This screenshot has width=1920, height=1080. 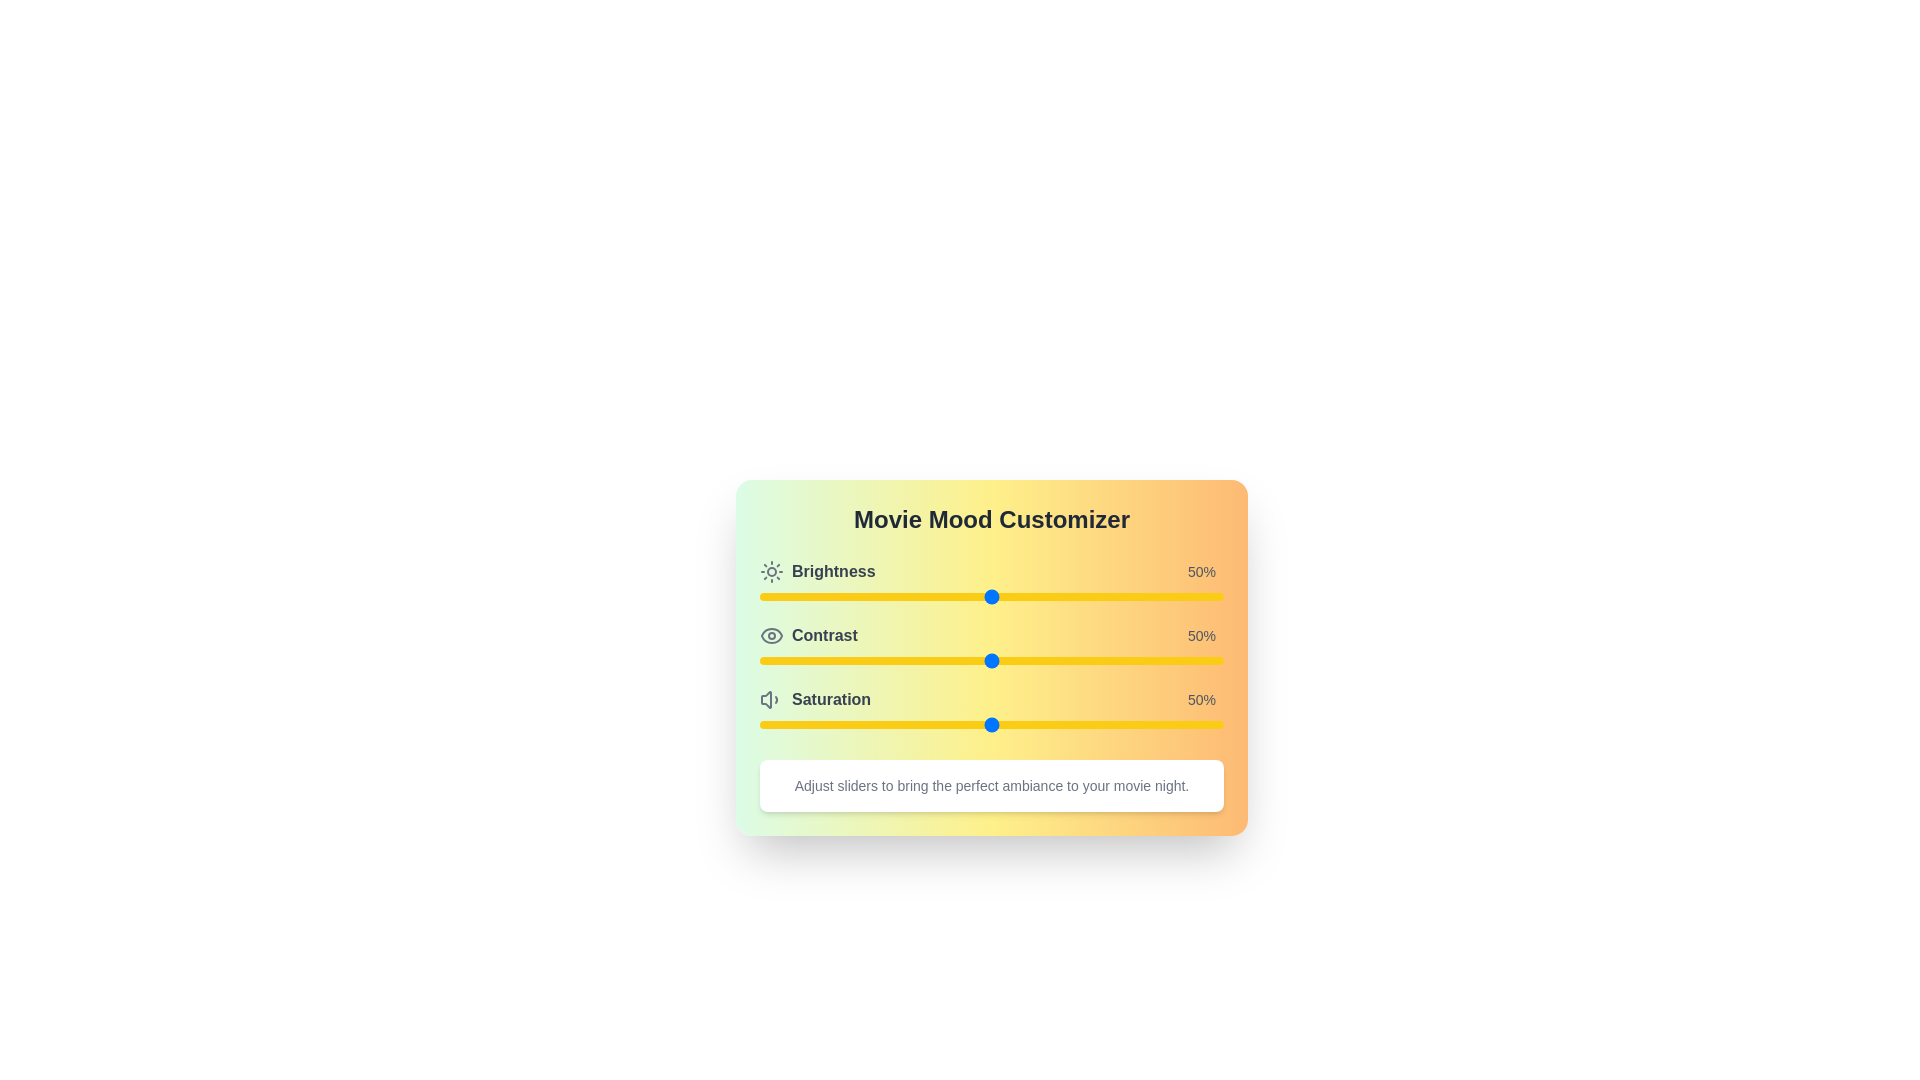 What do you see at coordinates (898, 725) in the screenshot?
I see `the slider` at bounding box center [898, 725].